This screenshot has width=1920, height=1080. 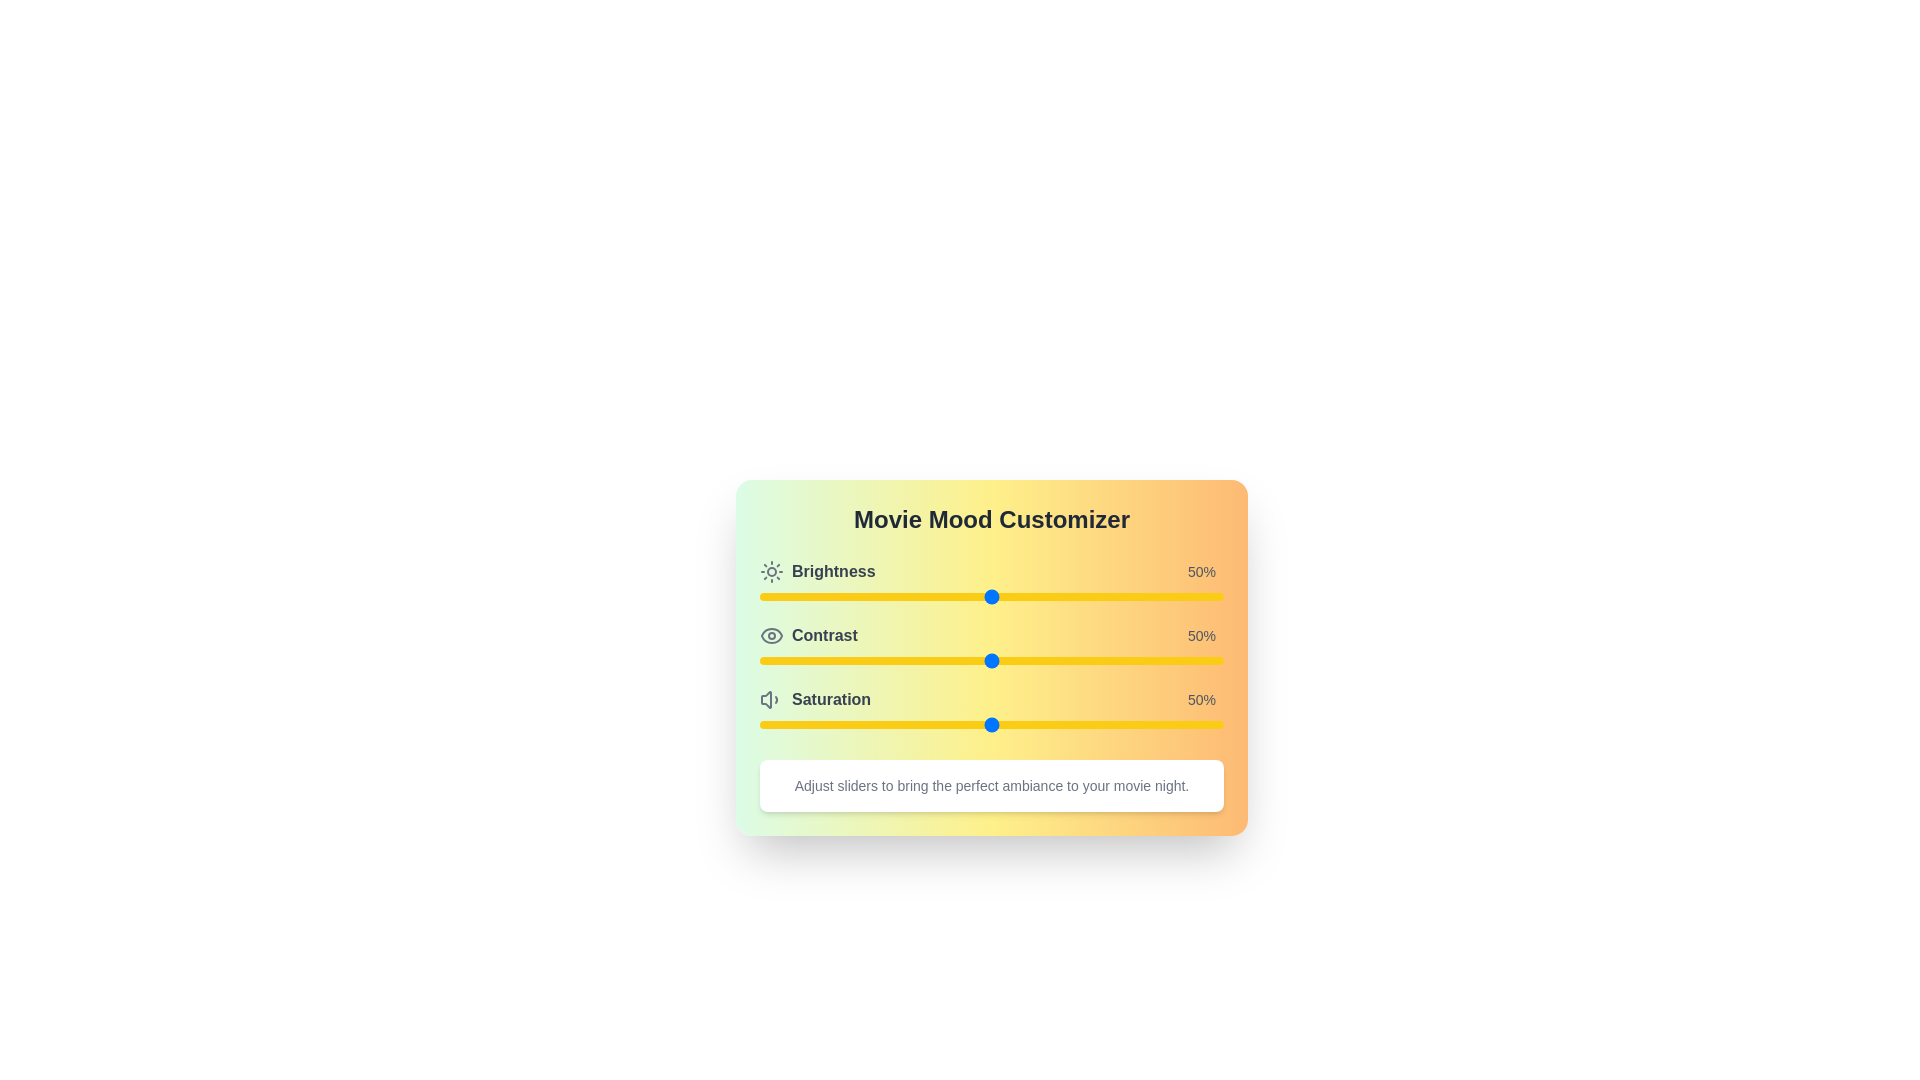 What do you see at coordinates (898, 725) in the screenshot?
I see `the slider` at bounding box center [898, 725].